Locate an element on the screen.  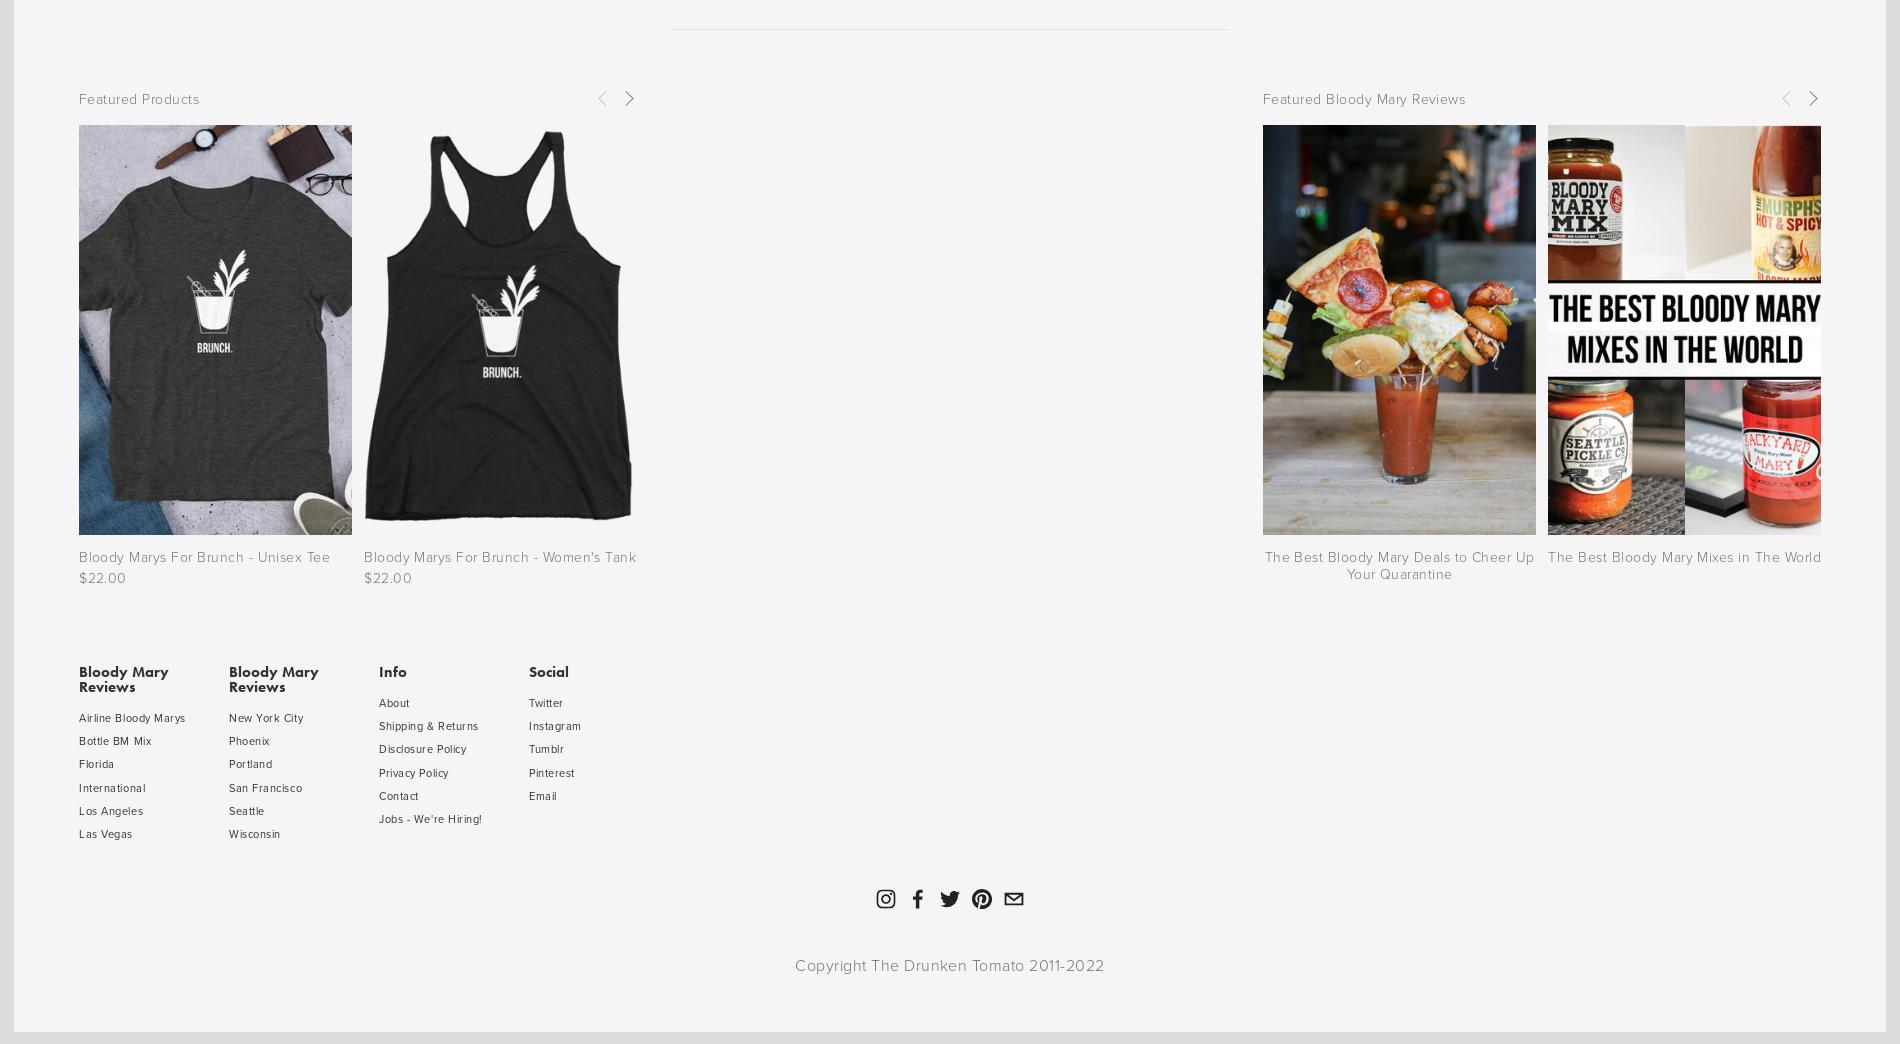
'Portland' is located at coordinates (249, 763).